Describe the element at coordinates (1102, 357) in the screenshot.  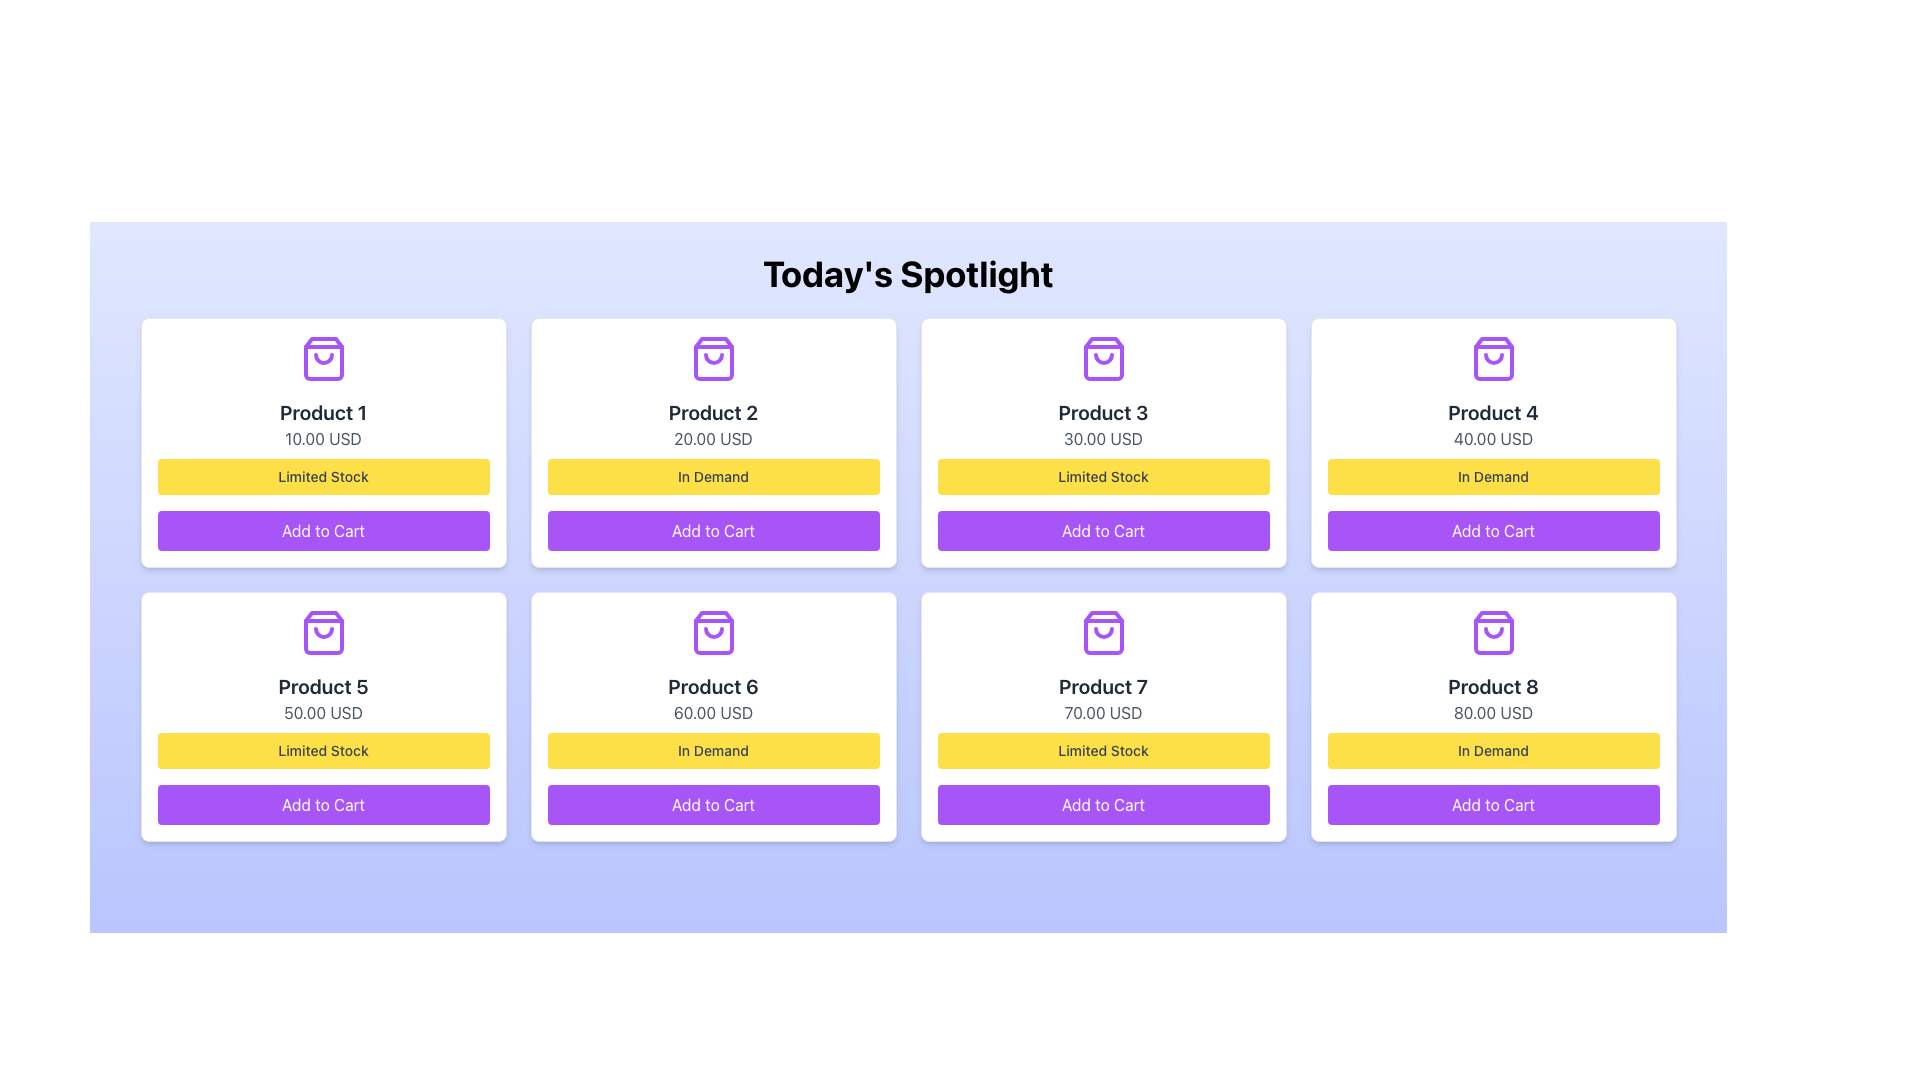
I see `the shopping bag icon with a purple outline located above the text 'Product 3' in the third card of the first row` at that location.